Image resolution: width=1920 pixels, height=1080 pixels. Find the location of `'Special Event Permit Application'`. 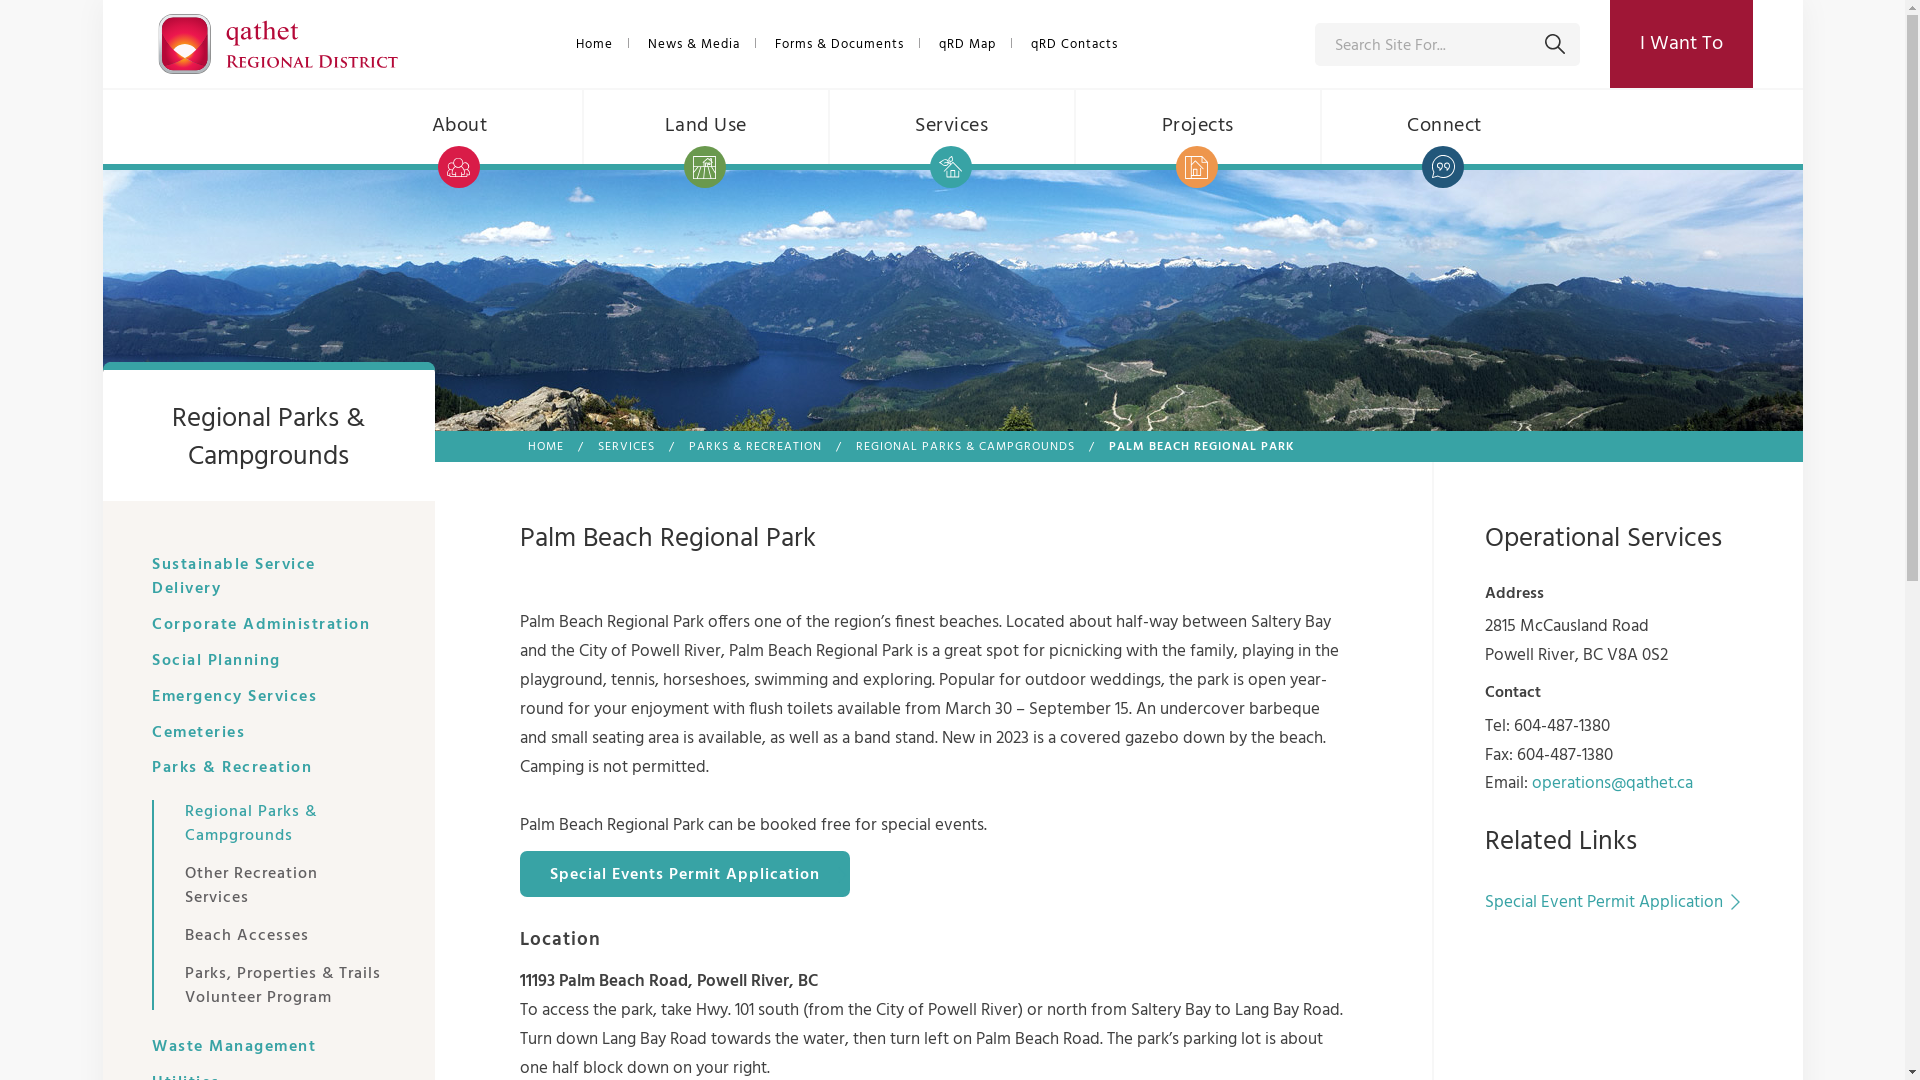

'Special Event Permit Application' is located at coordinates (1613, 901).